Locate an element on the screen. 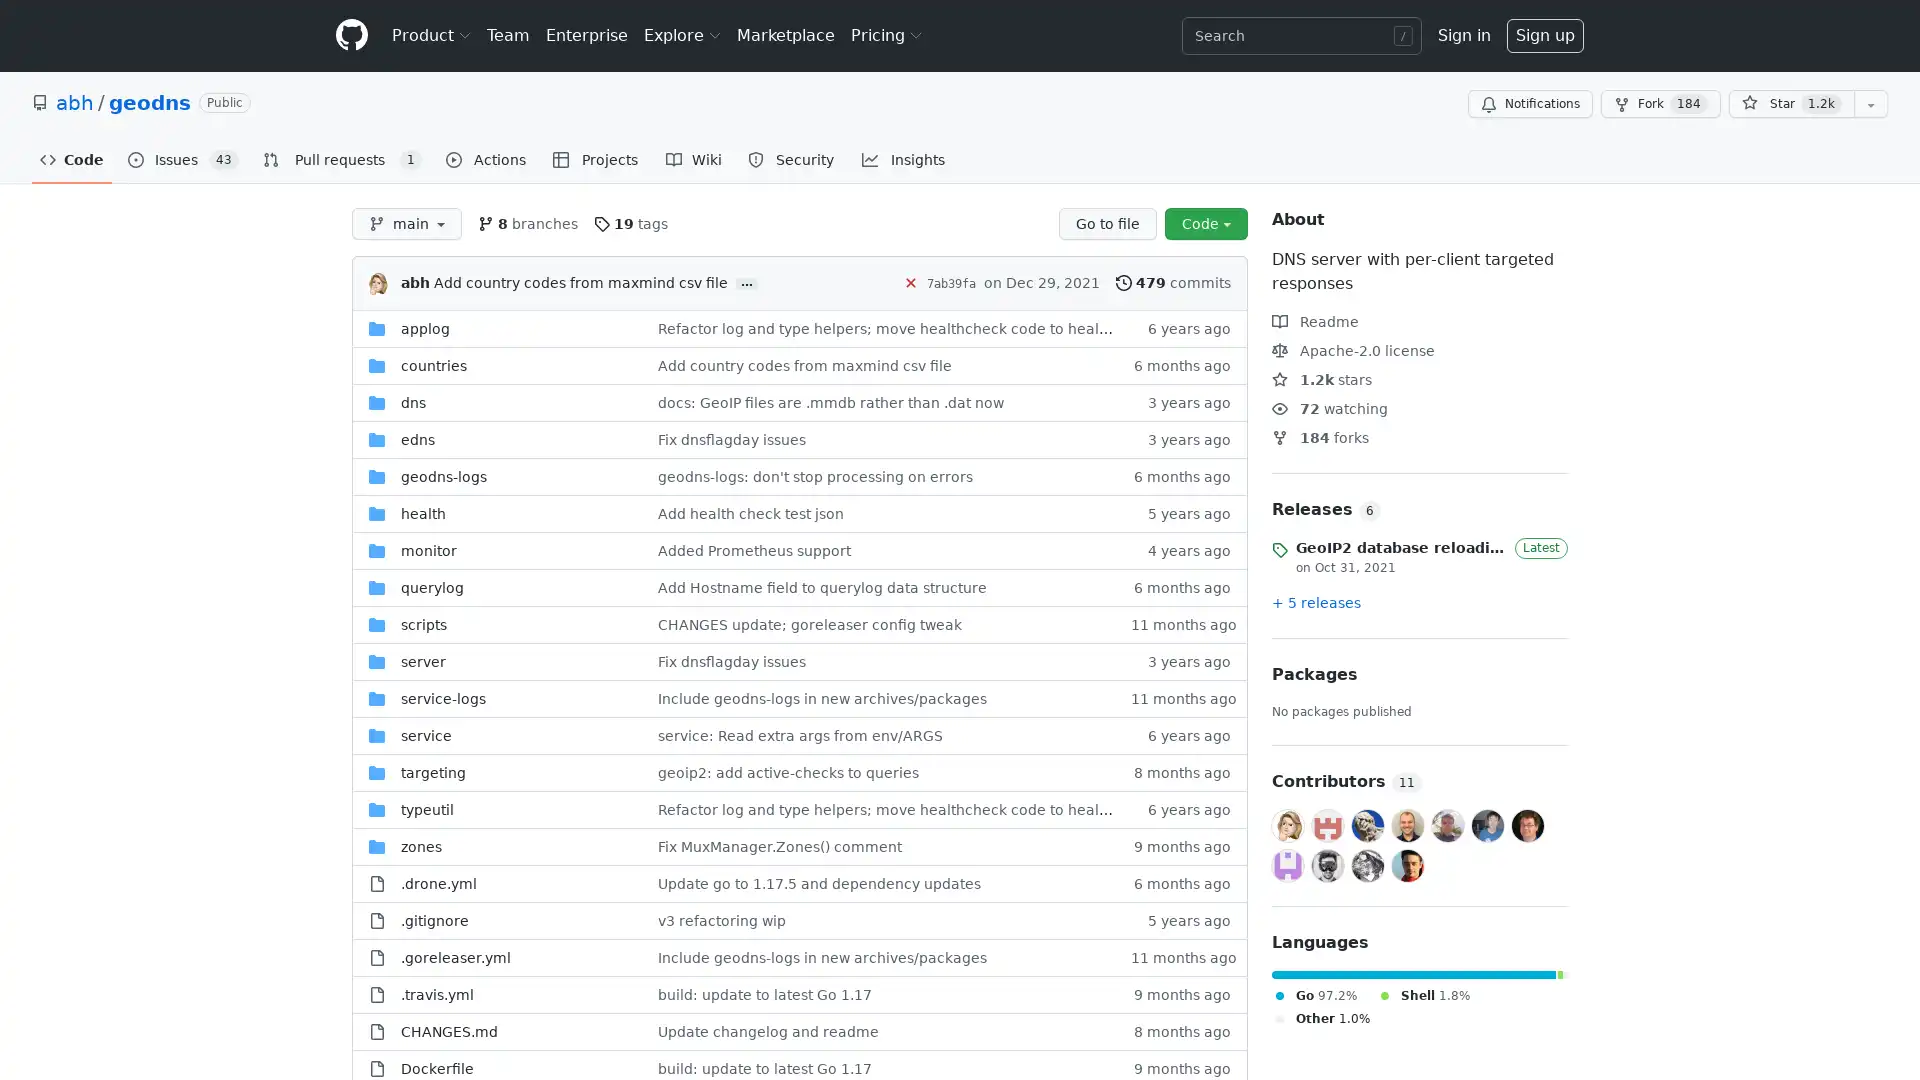 The image size is (1920, 1080). ... is located at coordinates (746, 284).